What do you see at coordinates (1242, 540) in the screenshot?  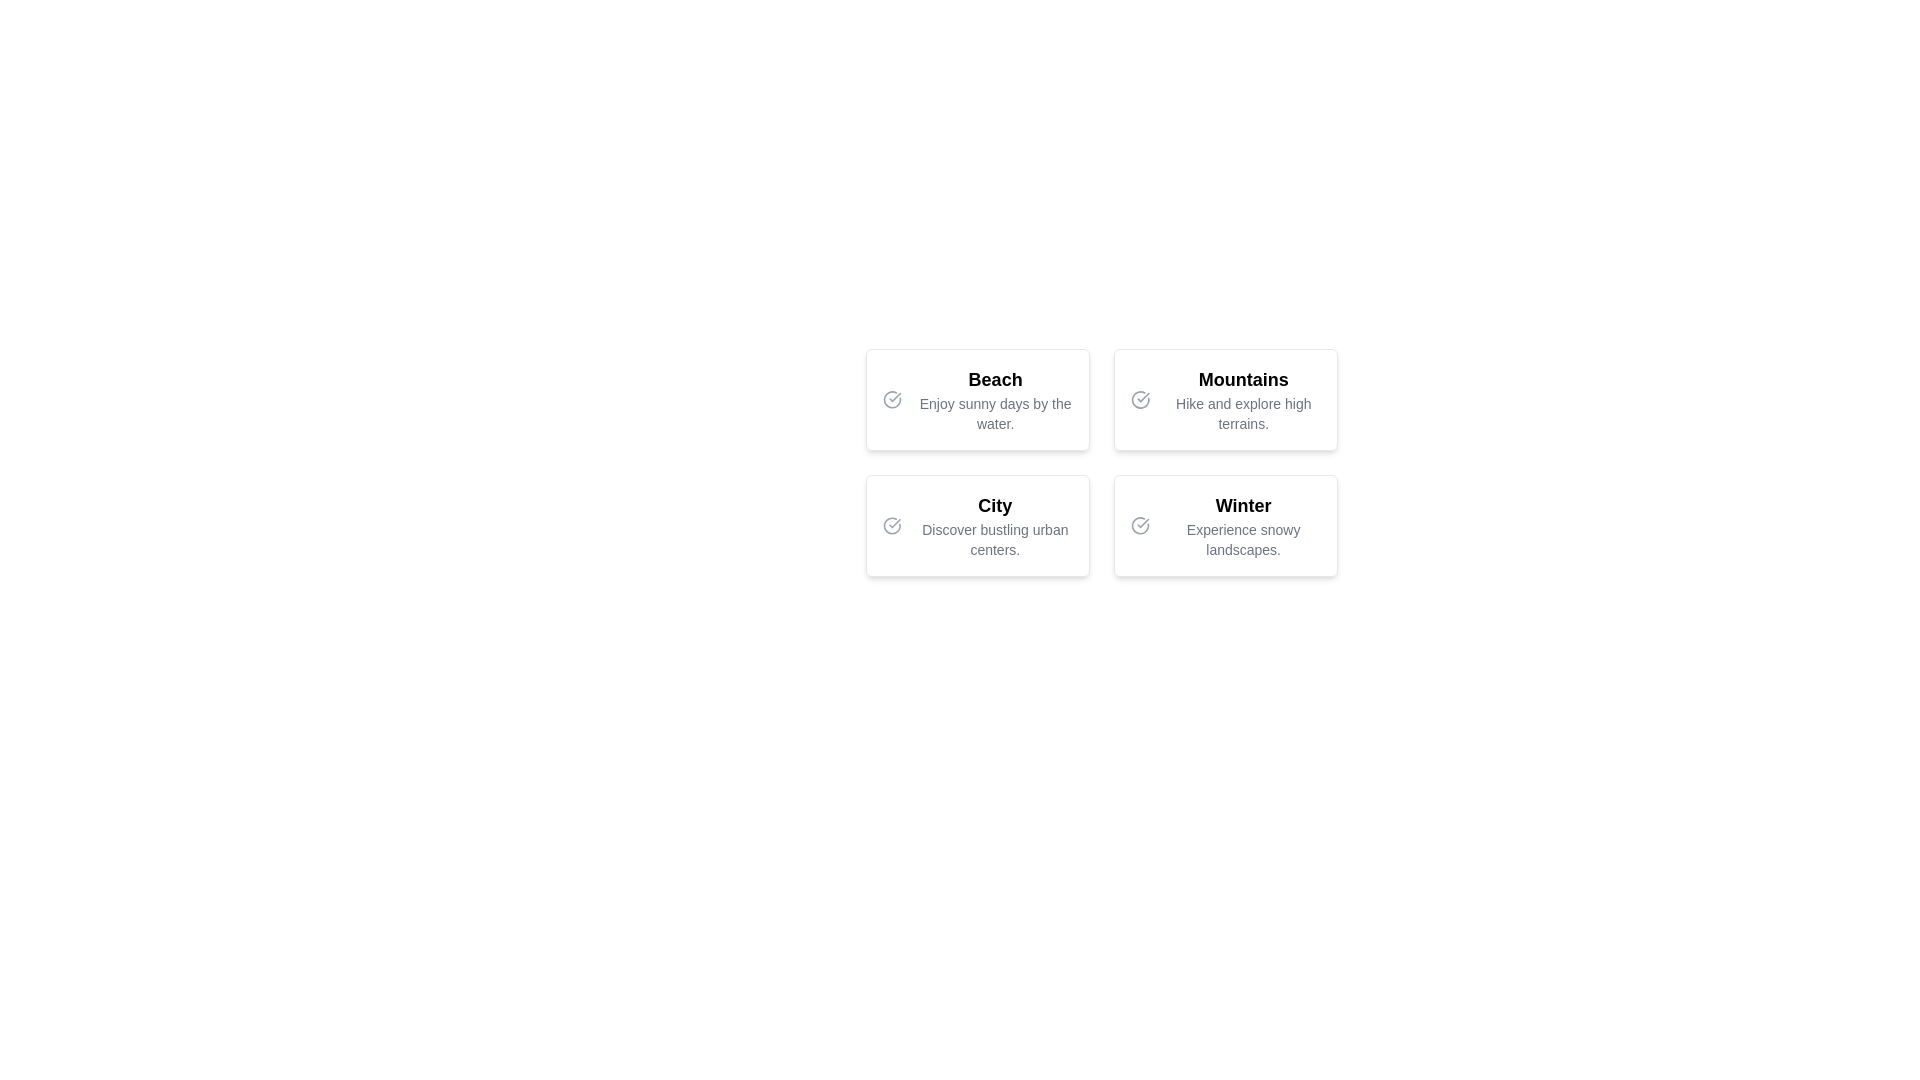 I see `the static text element displaying 'Experience snowy landscapes.' located below the title 'Winter' in the bottom-right quadrant of the layout` at bounding box center [1242, 540].